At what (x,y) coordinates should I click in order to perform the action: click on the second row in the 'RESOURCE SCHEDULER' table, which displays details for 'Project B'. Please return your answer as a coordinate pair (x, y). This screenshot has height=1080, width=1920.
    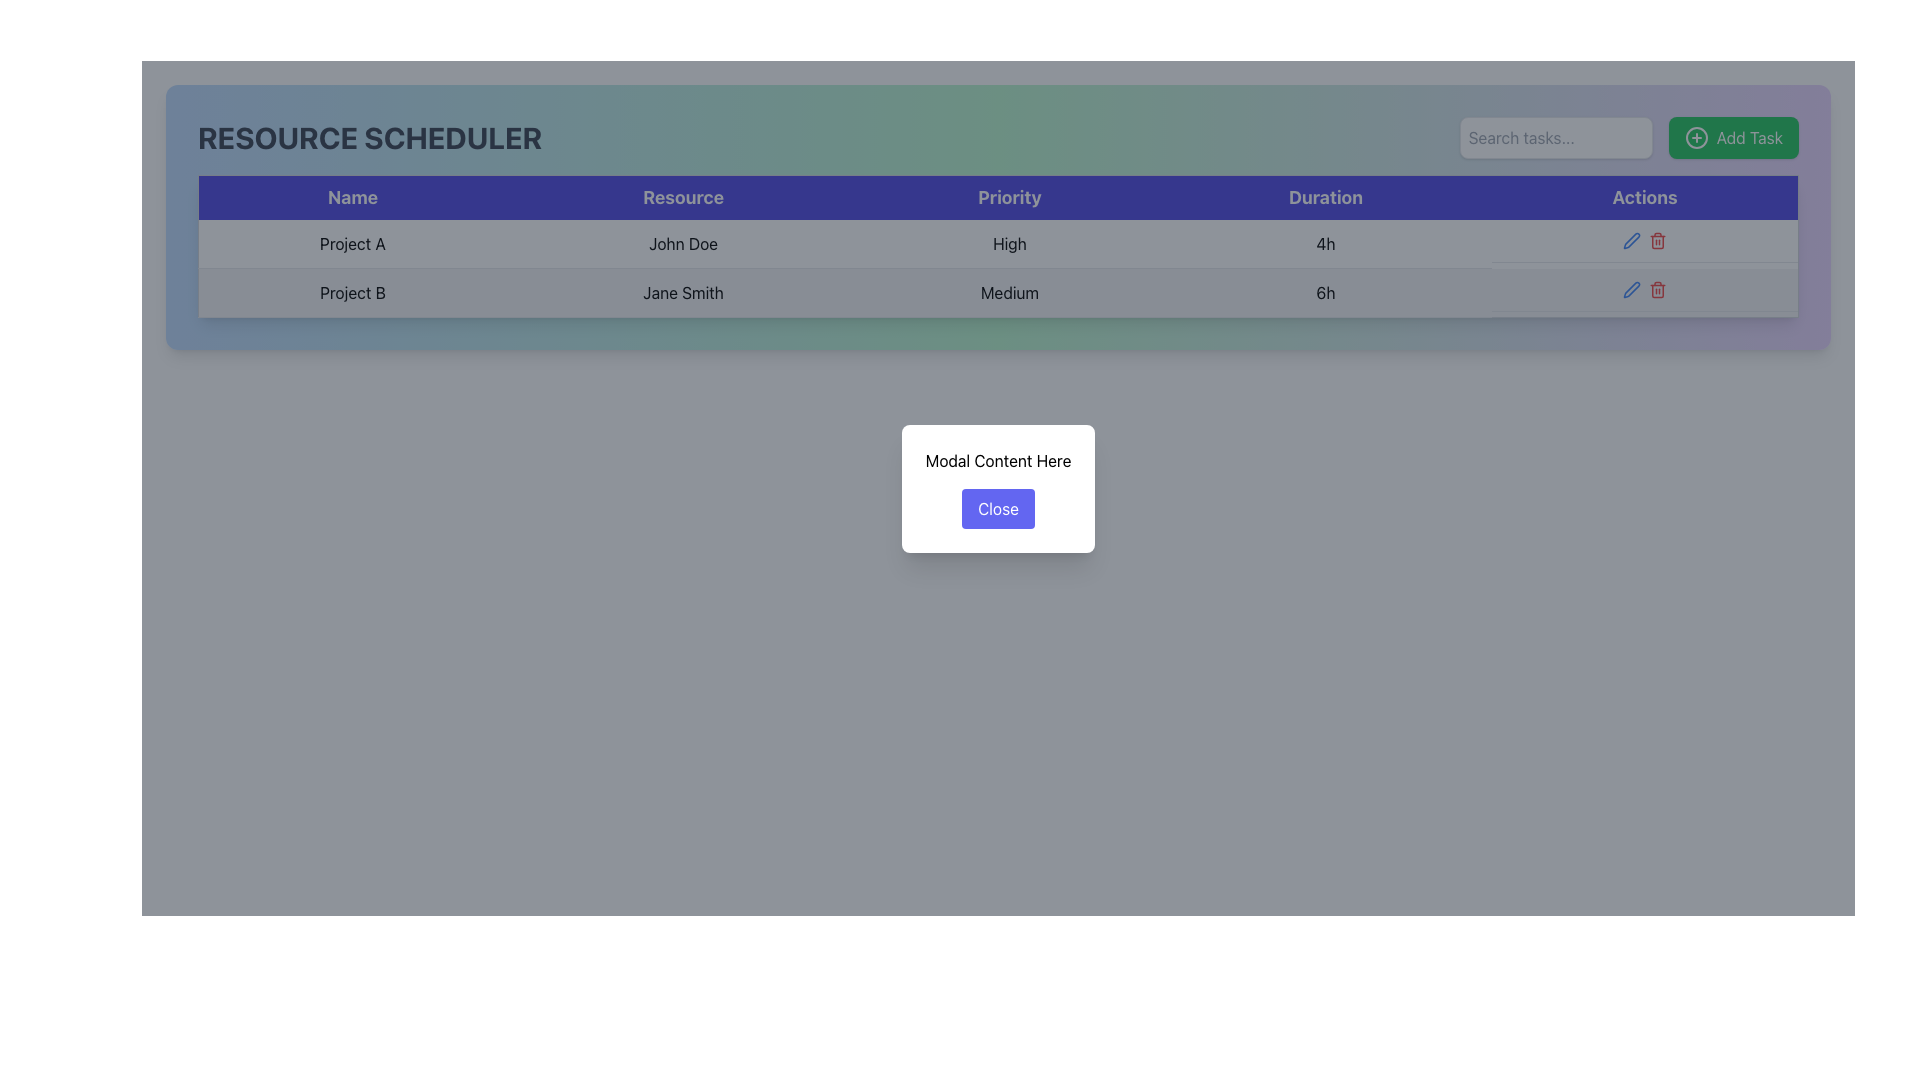
    Looking at the image, I should click on (998, 293).